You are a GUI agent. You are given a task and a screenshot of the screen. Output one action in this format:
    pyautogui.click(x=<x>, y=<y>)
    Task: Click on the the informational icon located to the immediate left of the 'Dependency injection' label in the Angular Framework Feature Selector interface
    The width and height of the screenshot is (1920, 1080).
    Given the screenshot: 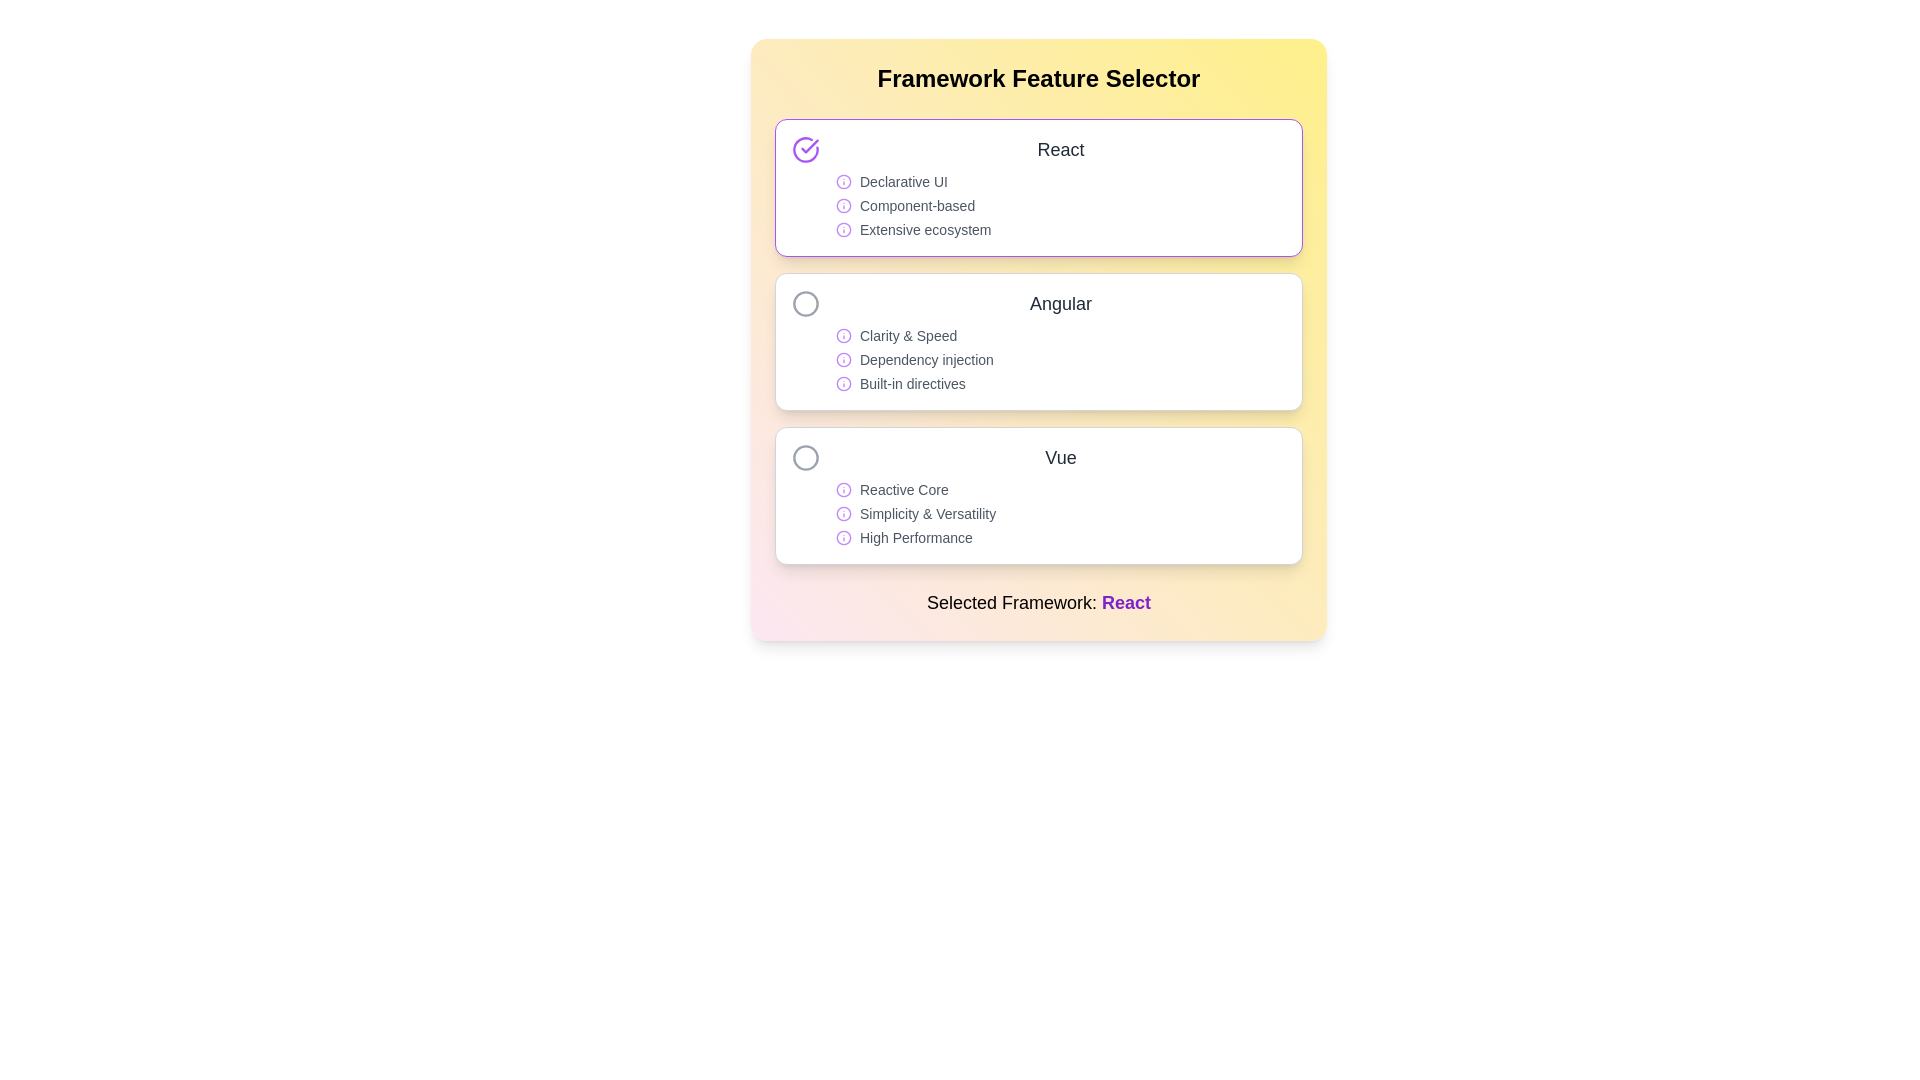 What is the action you would take?
    pyautogui.click(x=844, y=358)
    